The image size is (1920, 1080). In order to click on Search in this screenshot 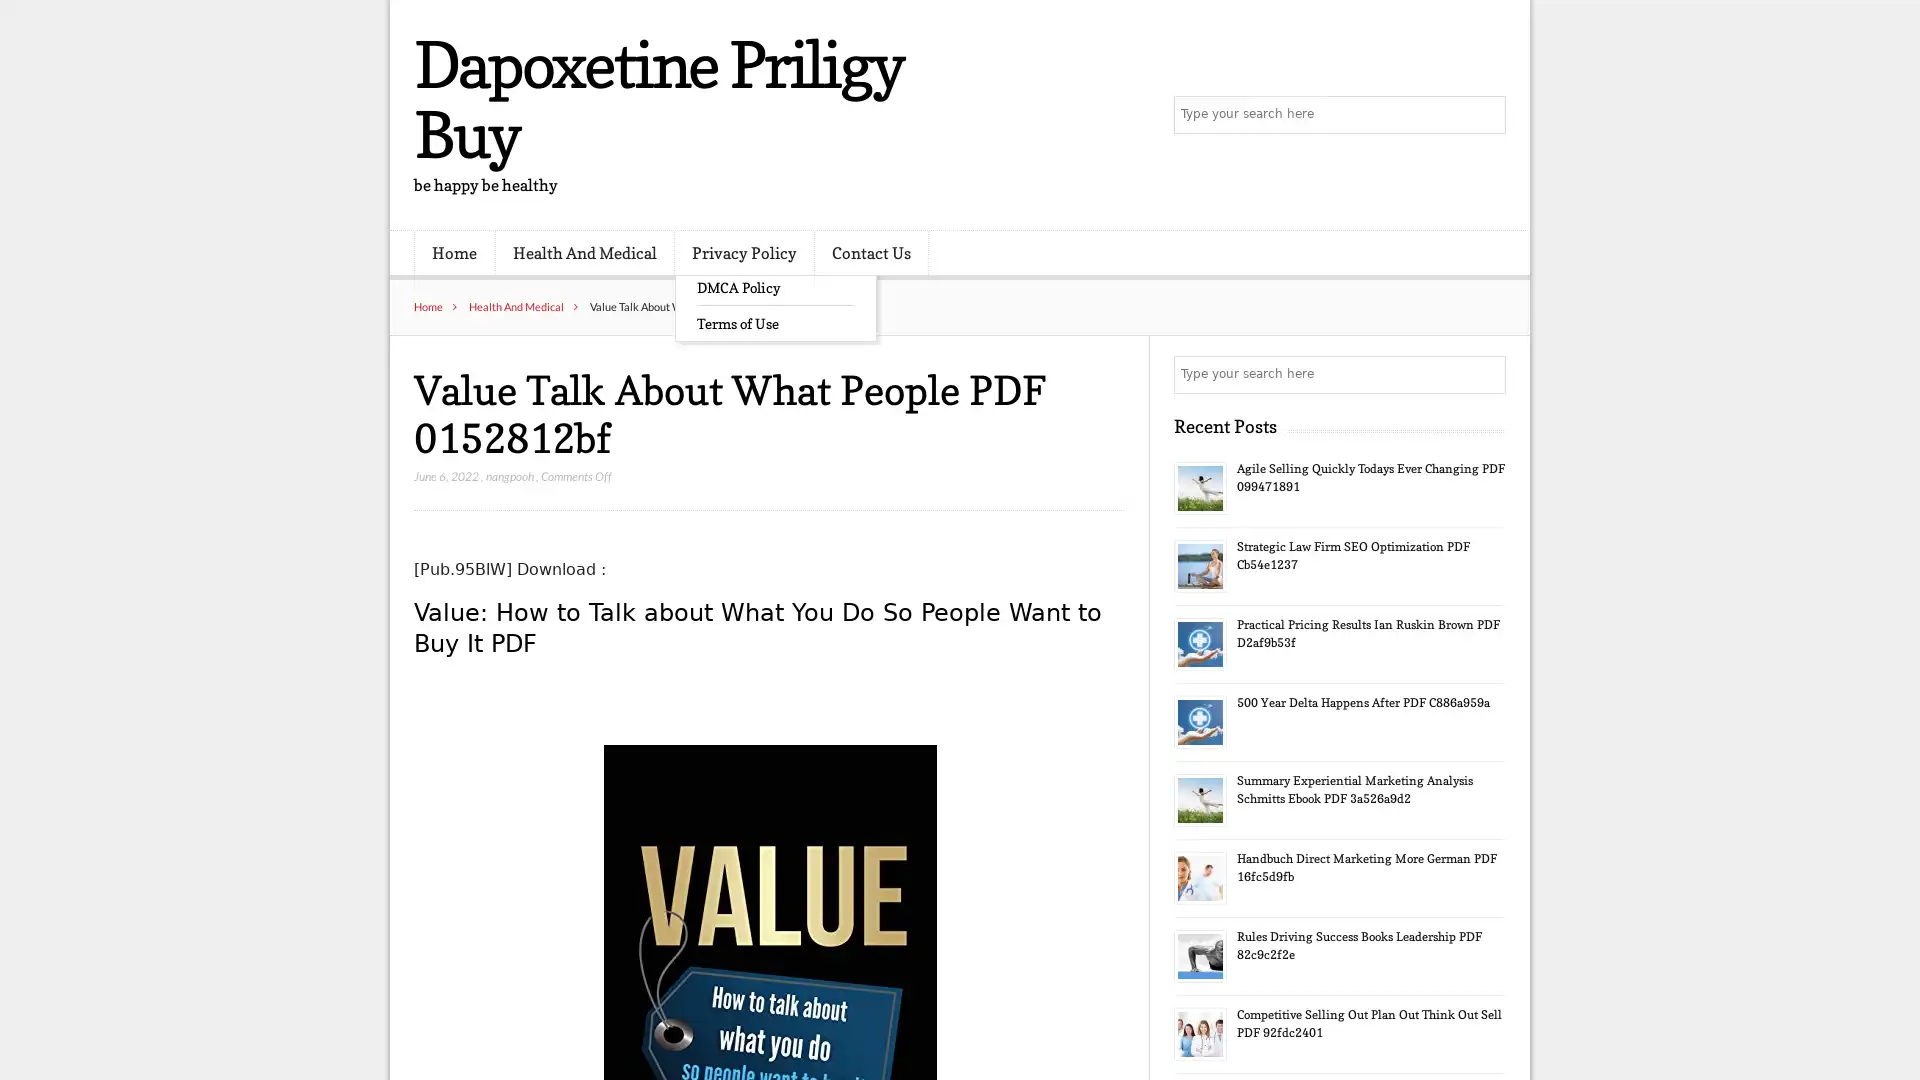, I will do `click(1485, 374)`.